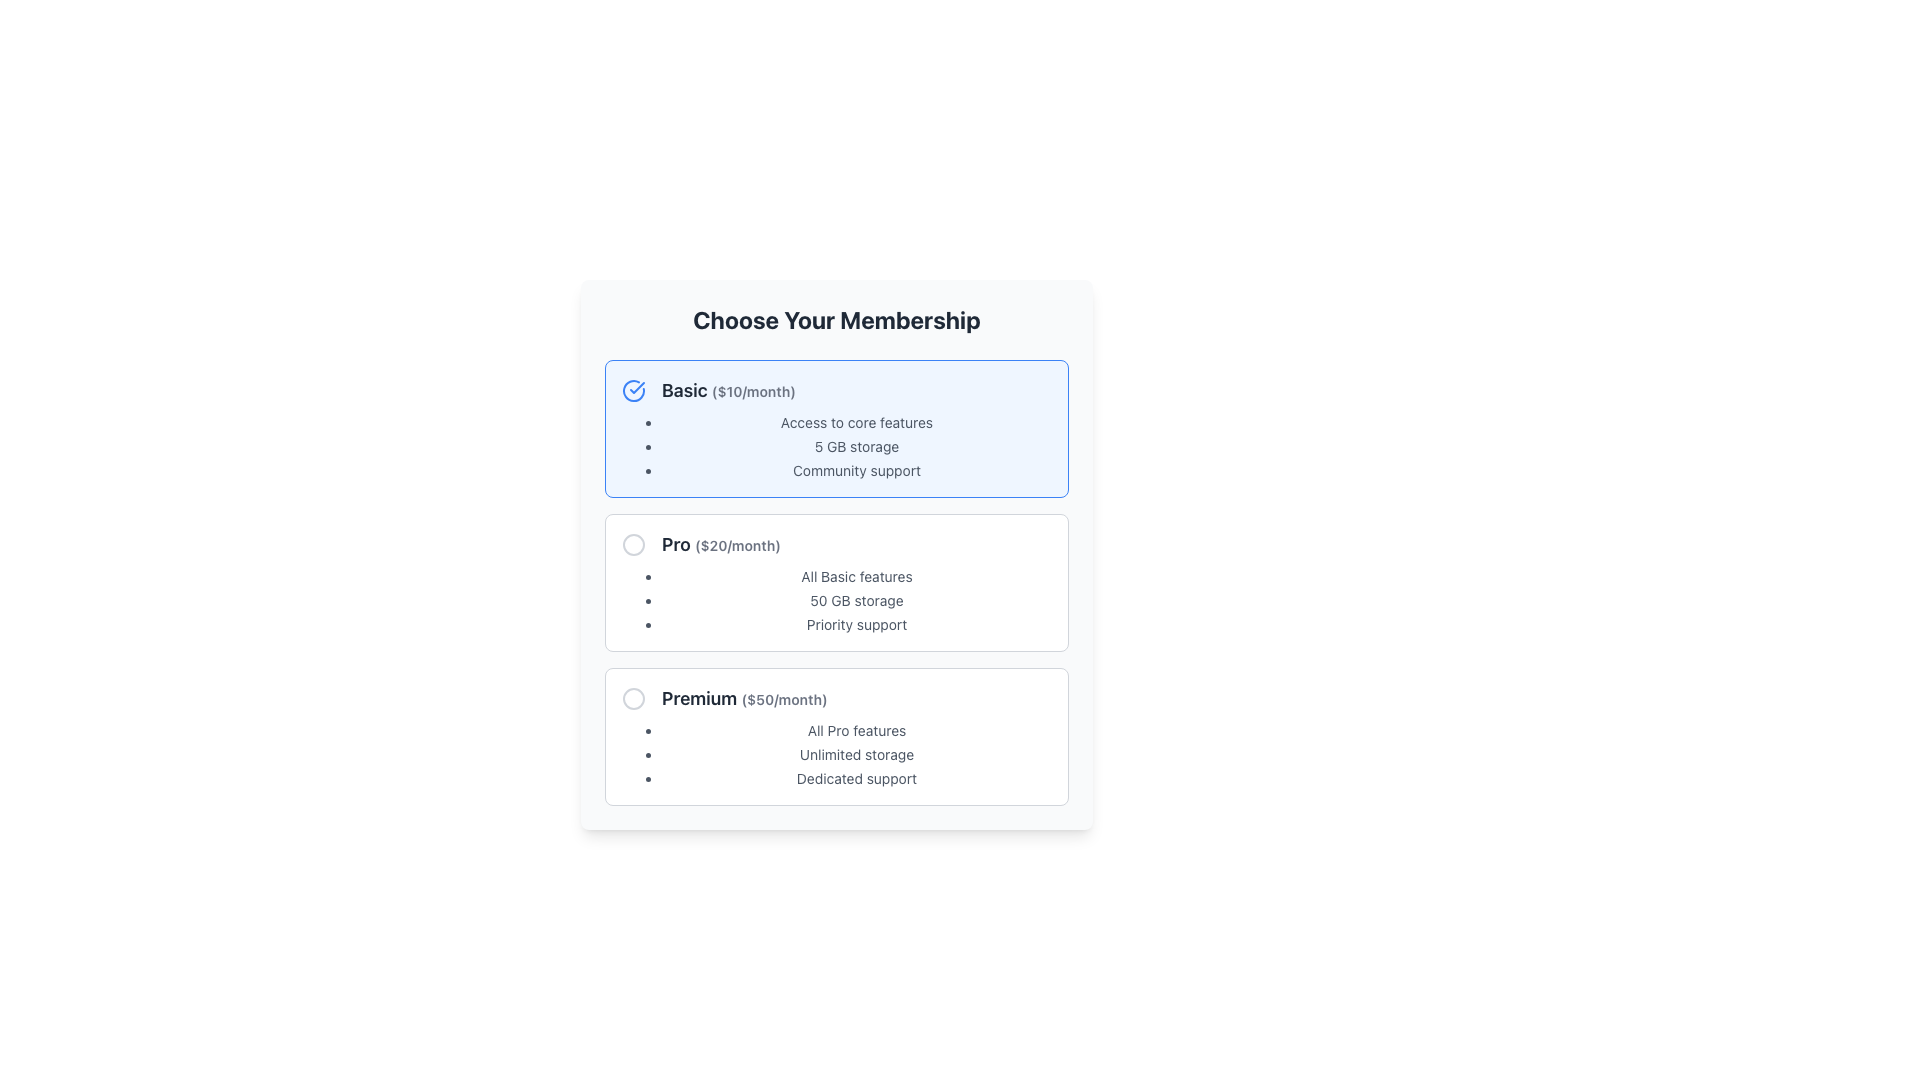  Describe the element at coordinates (857, 755) in the screenshot. I see `the 'Unlimited storage' text label, which is the second item in the three-point bulleted list of the 'Premium ($50/month)' feature description panel` at that location.